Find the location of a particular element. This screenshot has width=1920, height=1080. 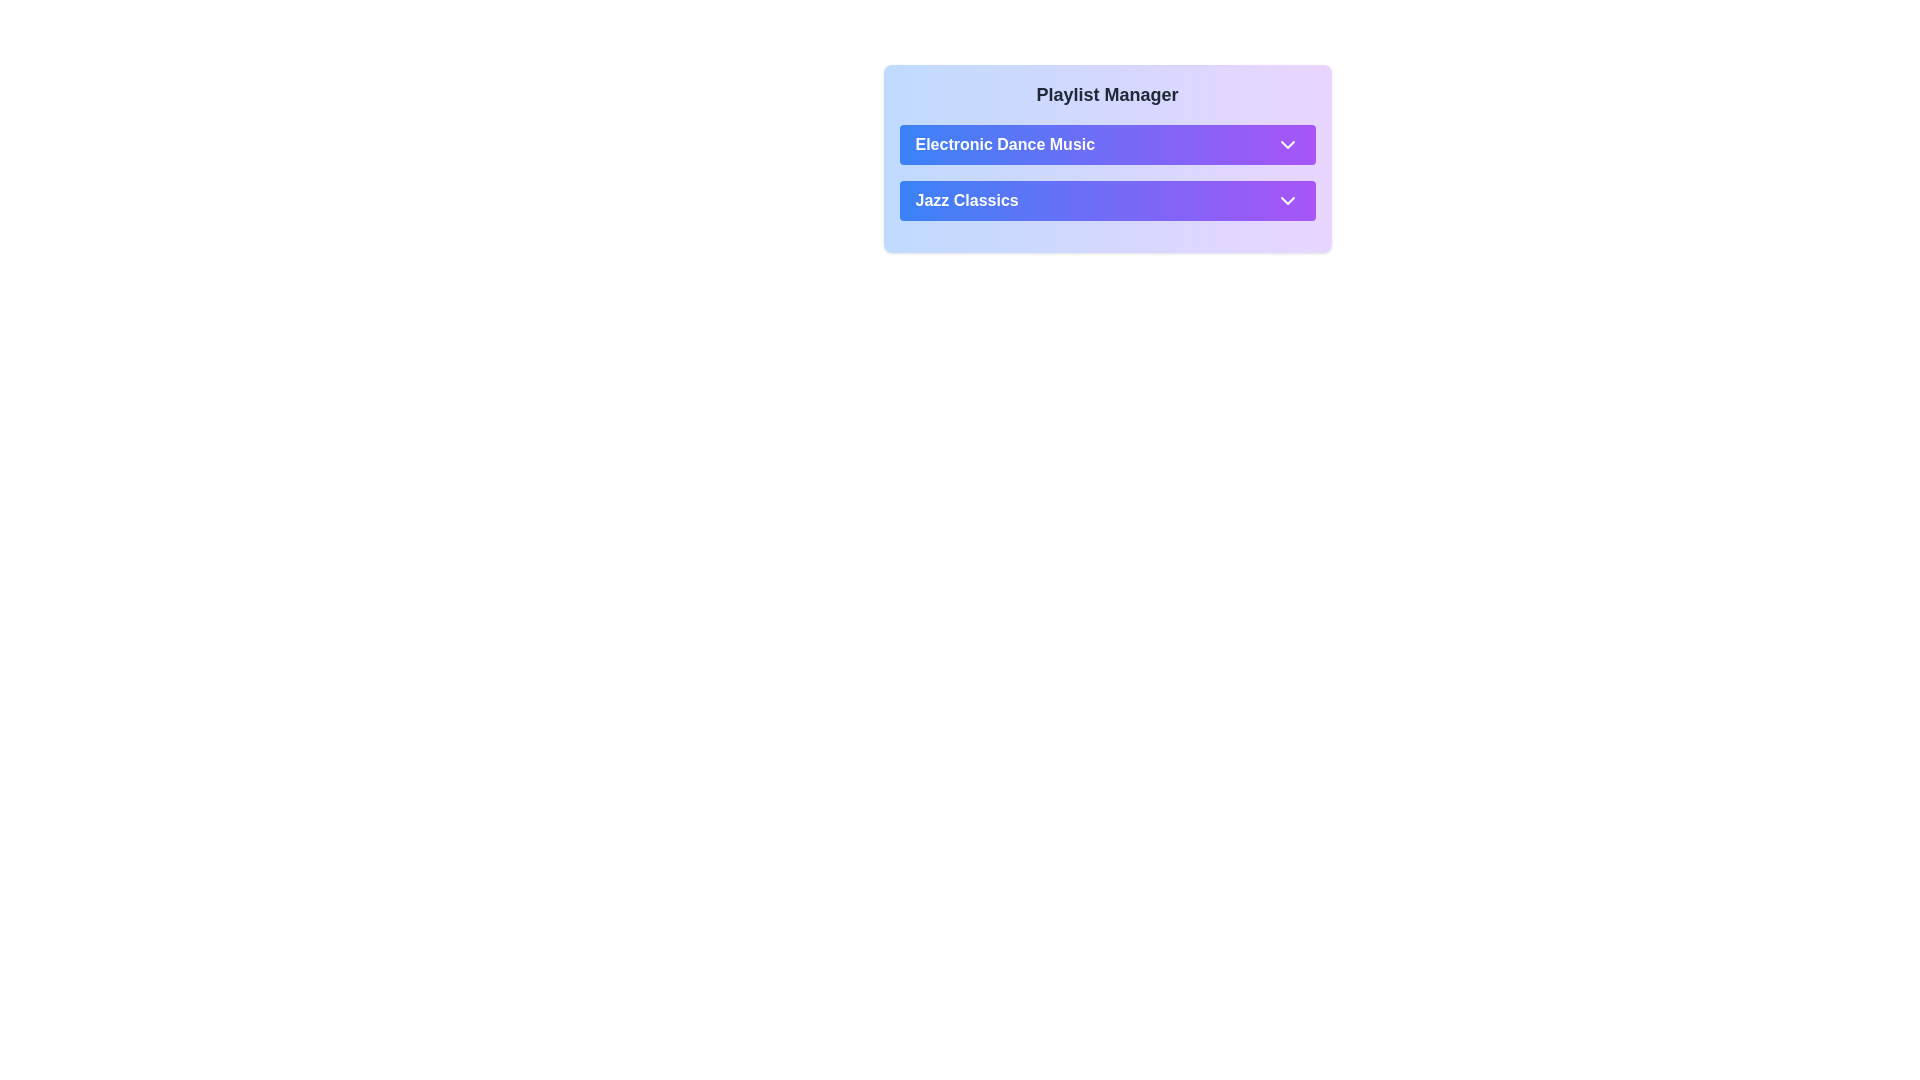

the first button in the 'Playlist Manager' section is located at coordinates (1106, 144).